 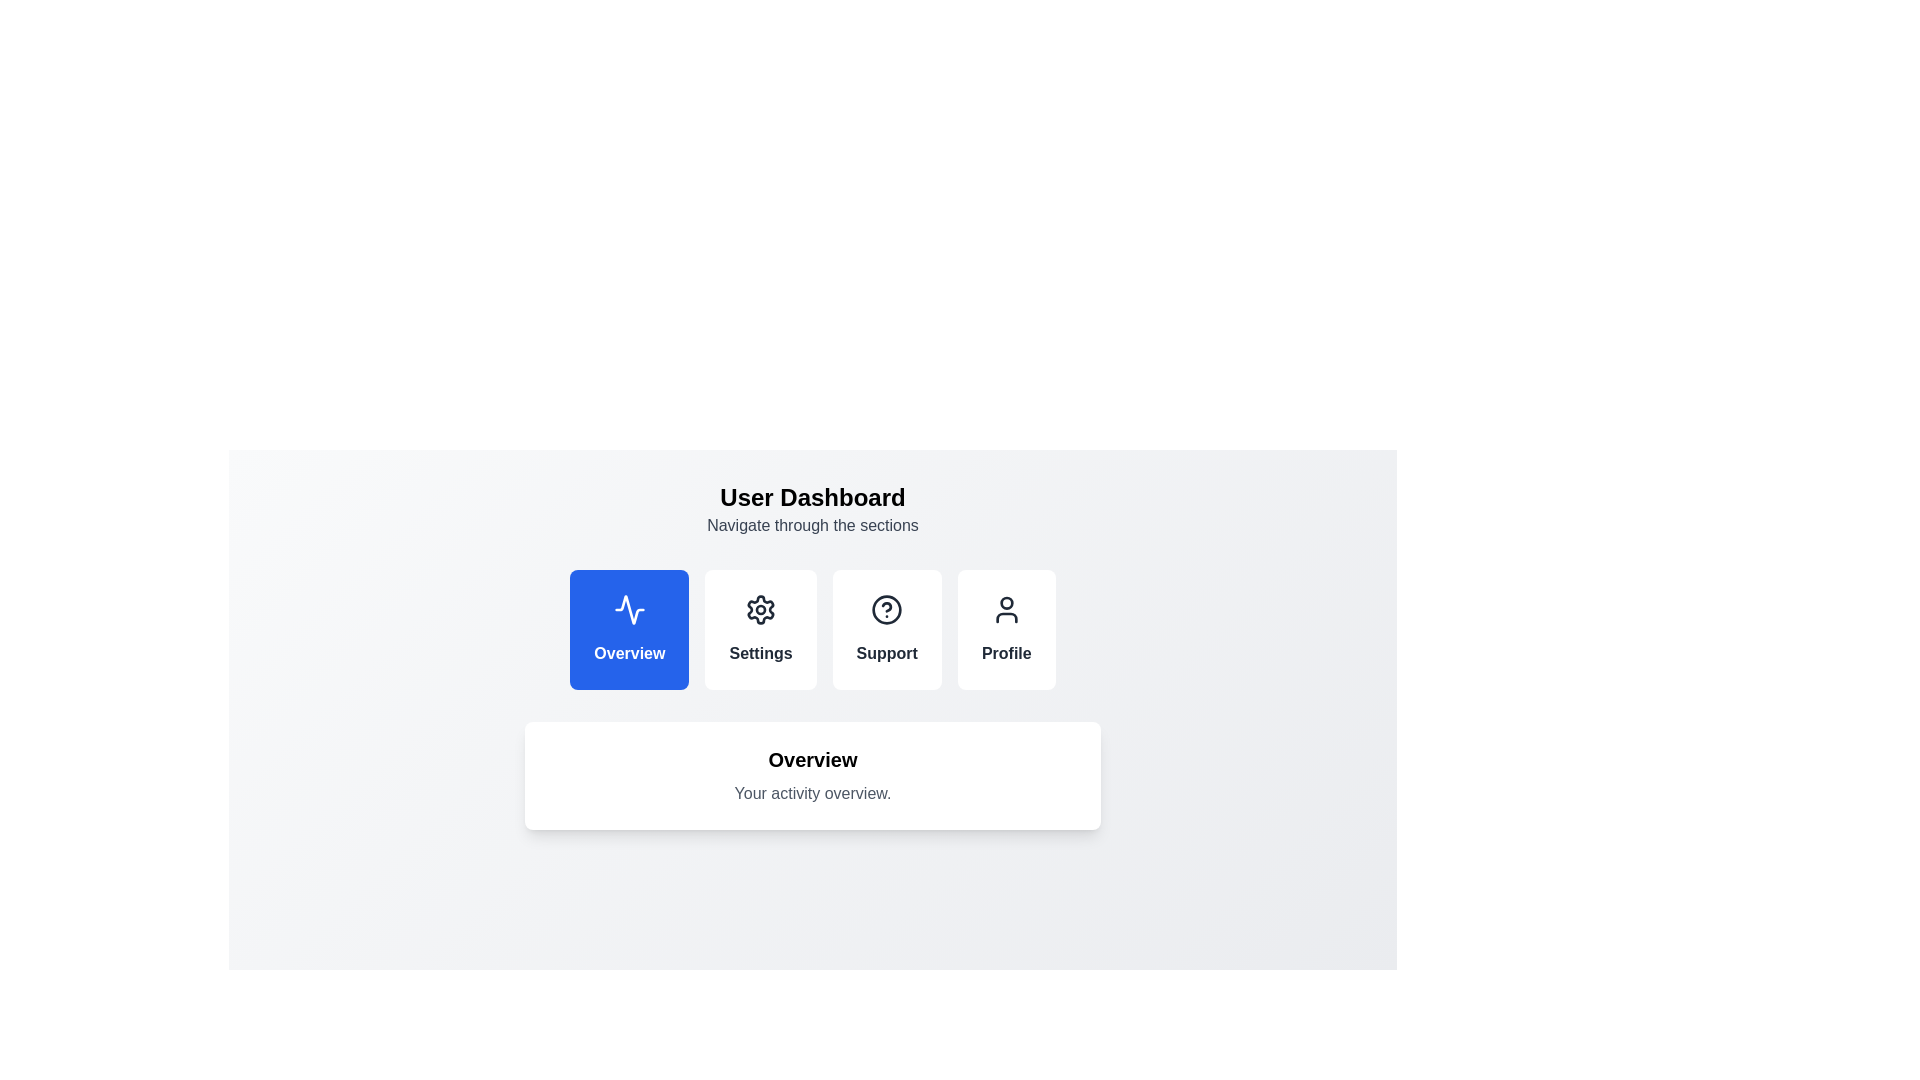 I want to click on text label displaying 'Profile' in bold font, located within the fourth item of a horizontal list of similar elements, so click(x=1006, y=654).